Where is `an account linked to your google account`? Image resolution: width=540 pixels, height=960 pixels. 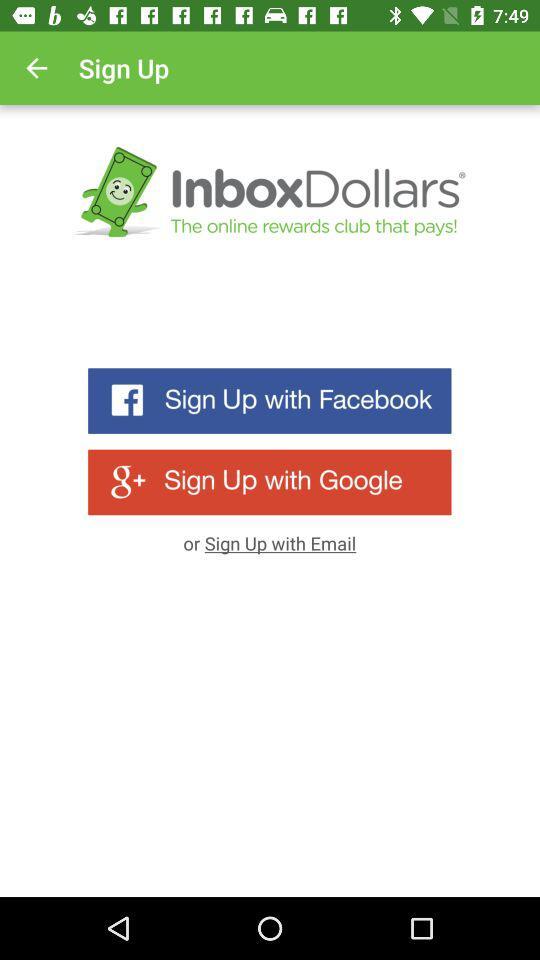
an account linked to your google account is located at coordinates (269, 481).